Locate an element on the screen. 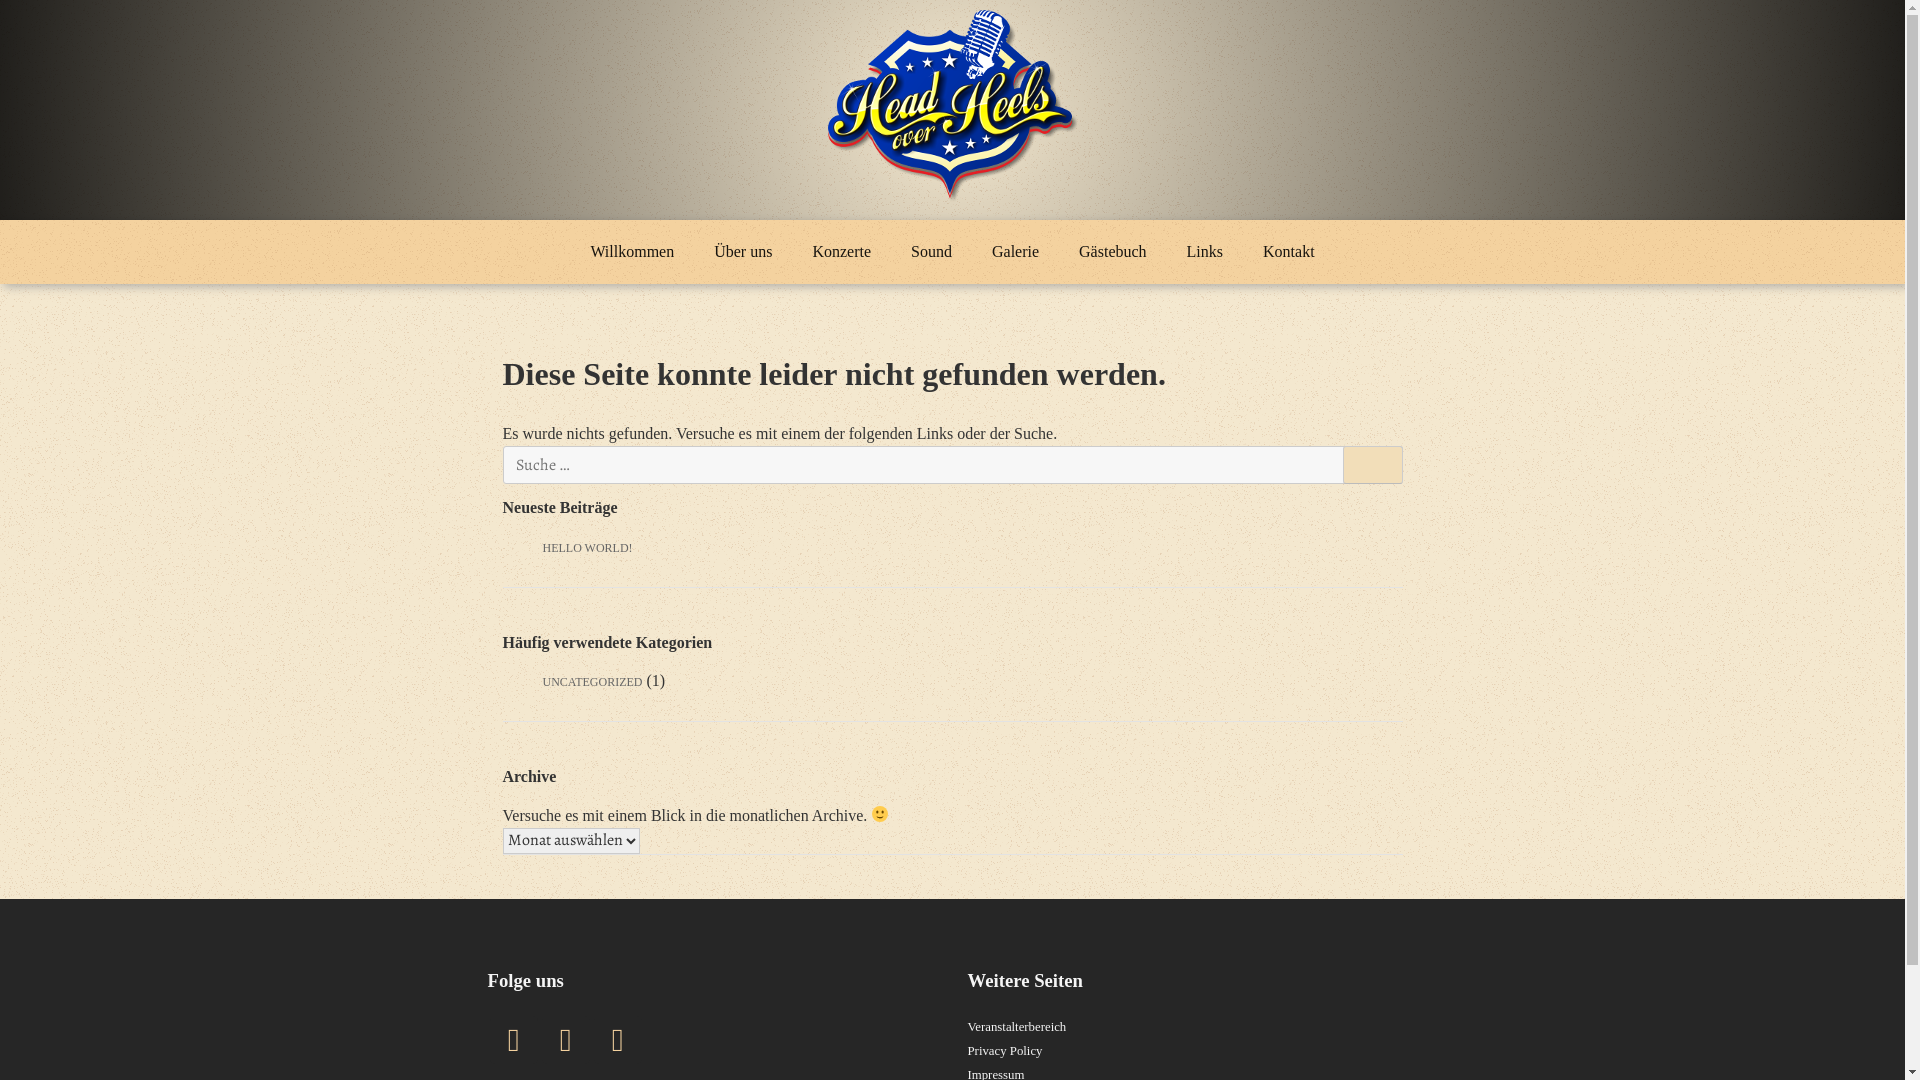 The height and width of the screenshot is (1080, 1920). 'Galerie' is located at coordinates (971, 250).